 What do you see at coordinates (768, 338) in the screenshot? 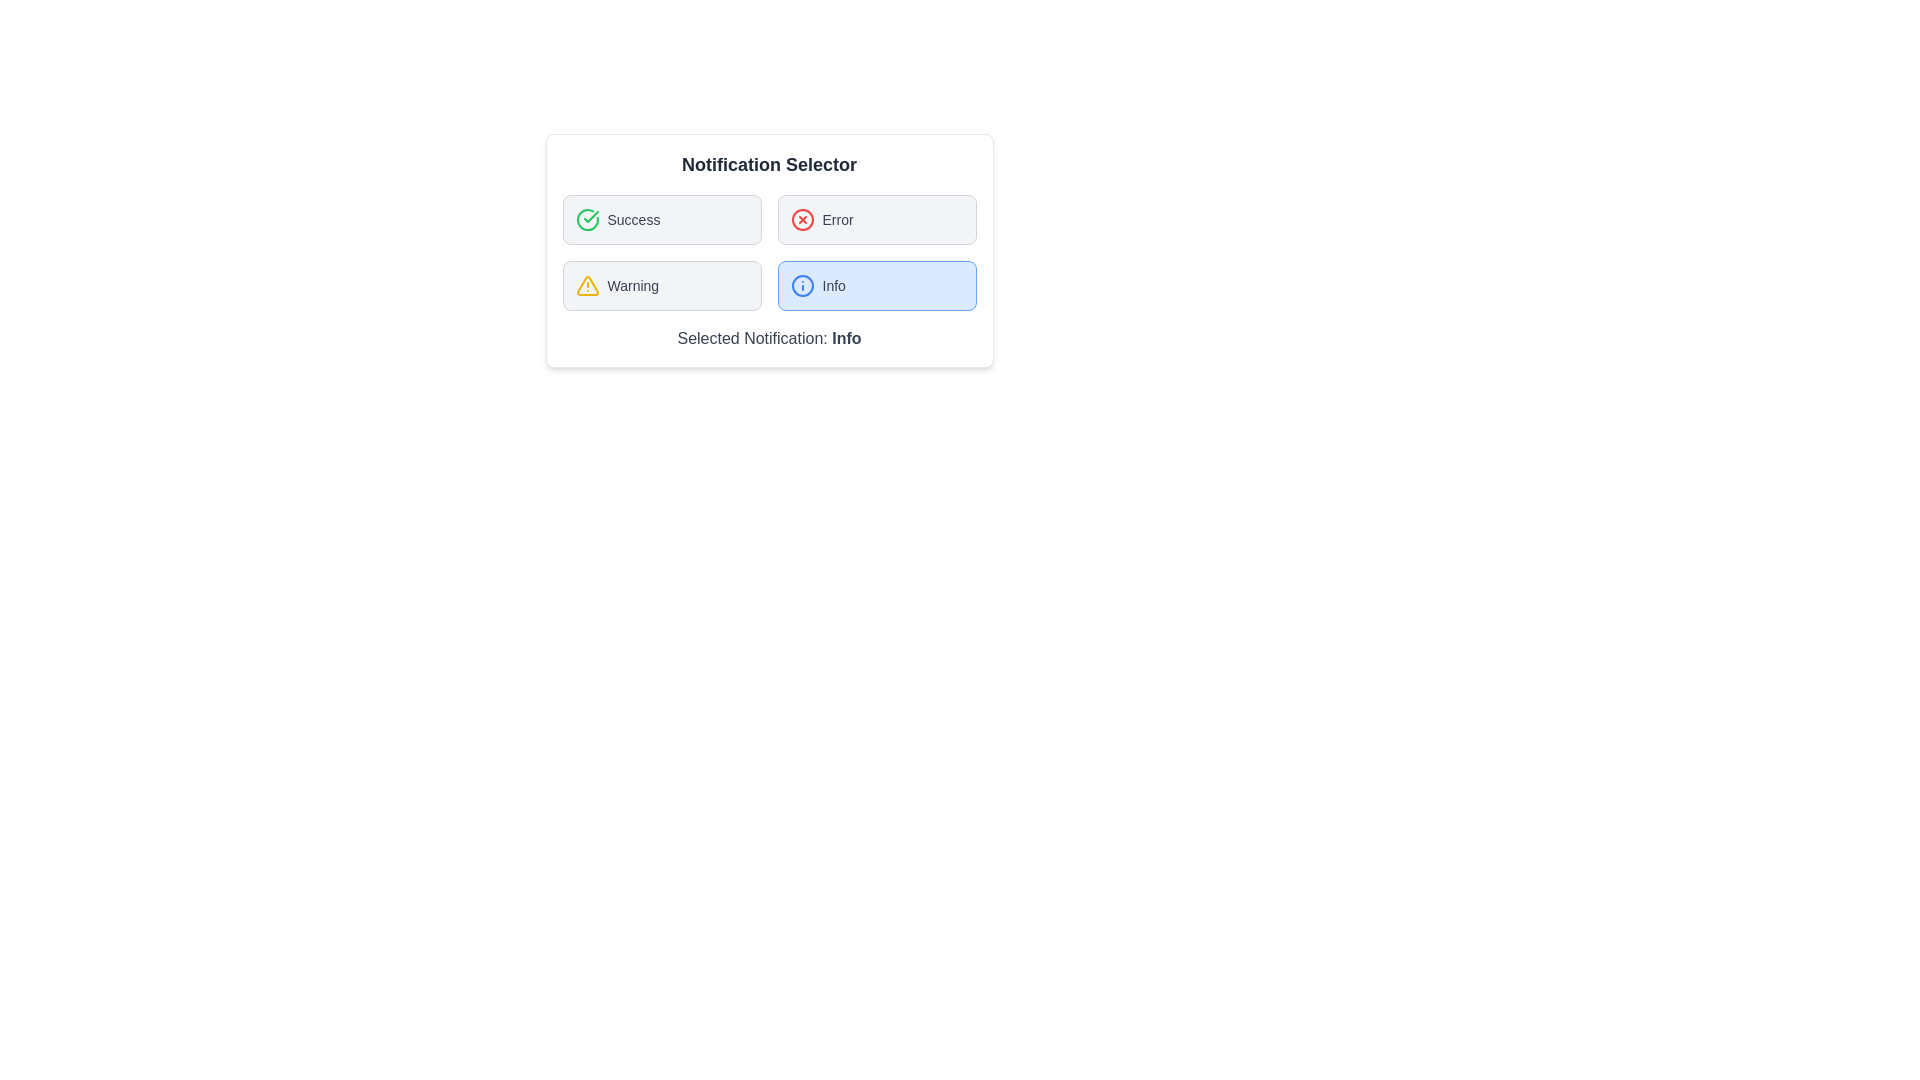
I see `the text 'Selected Notification: Info' and copy it to the clipboard` at bounding box center [768, 338].